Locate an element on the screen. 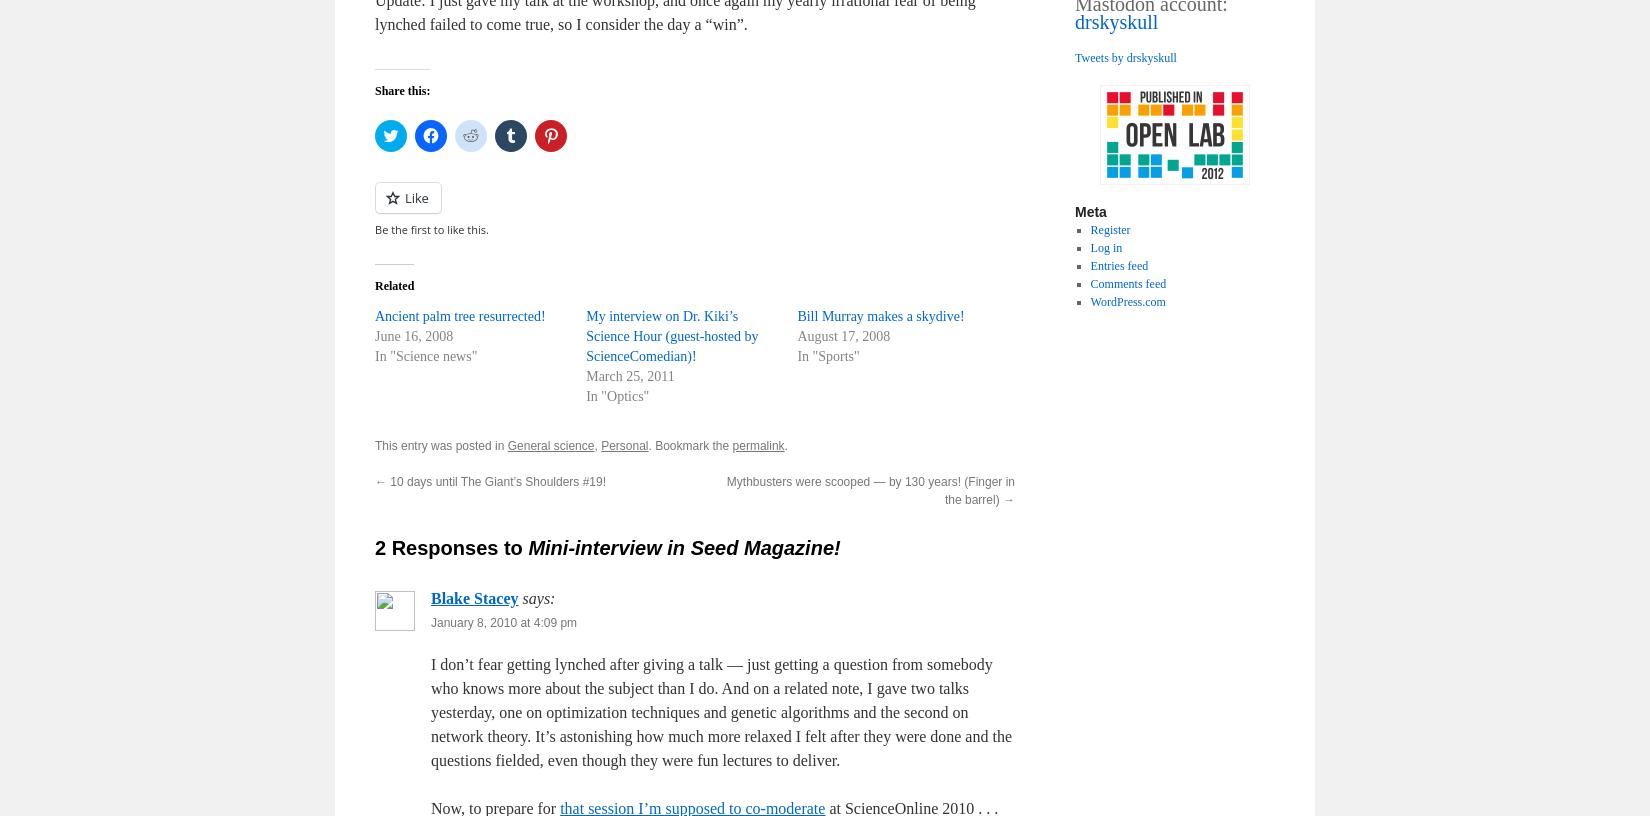  'January 8, 2010 at 4:09 pm' is located at coordinates (503, 622).